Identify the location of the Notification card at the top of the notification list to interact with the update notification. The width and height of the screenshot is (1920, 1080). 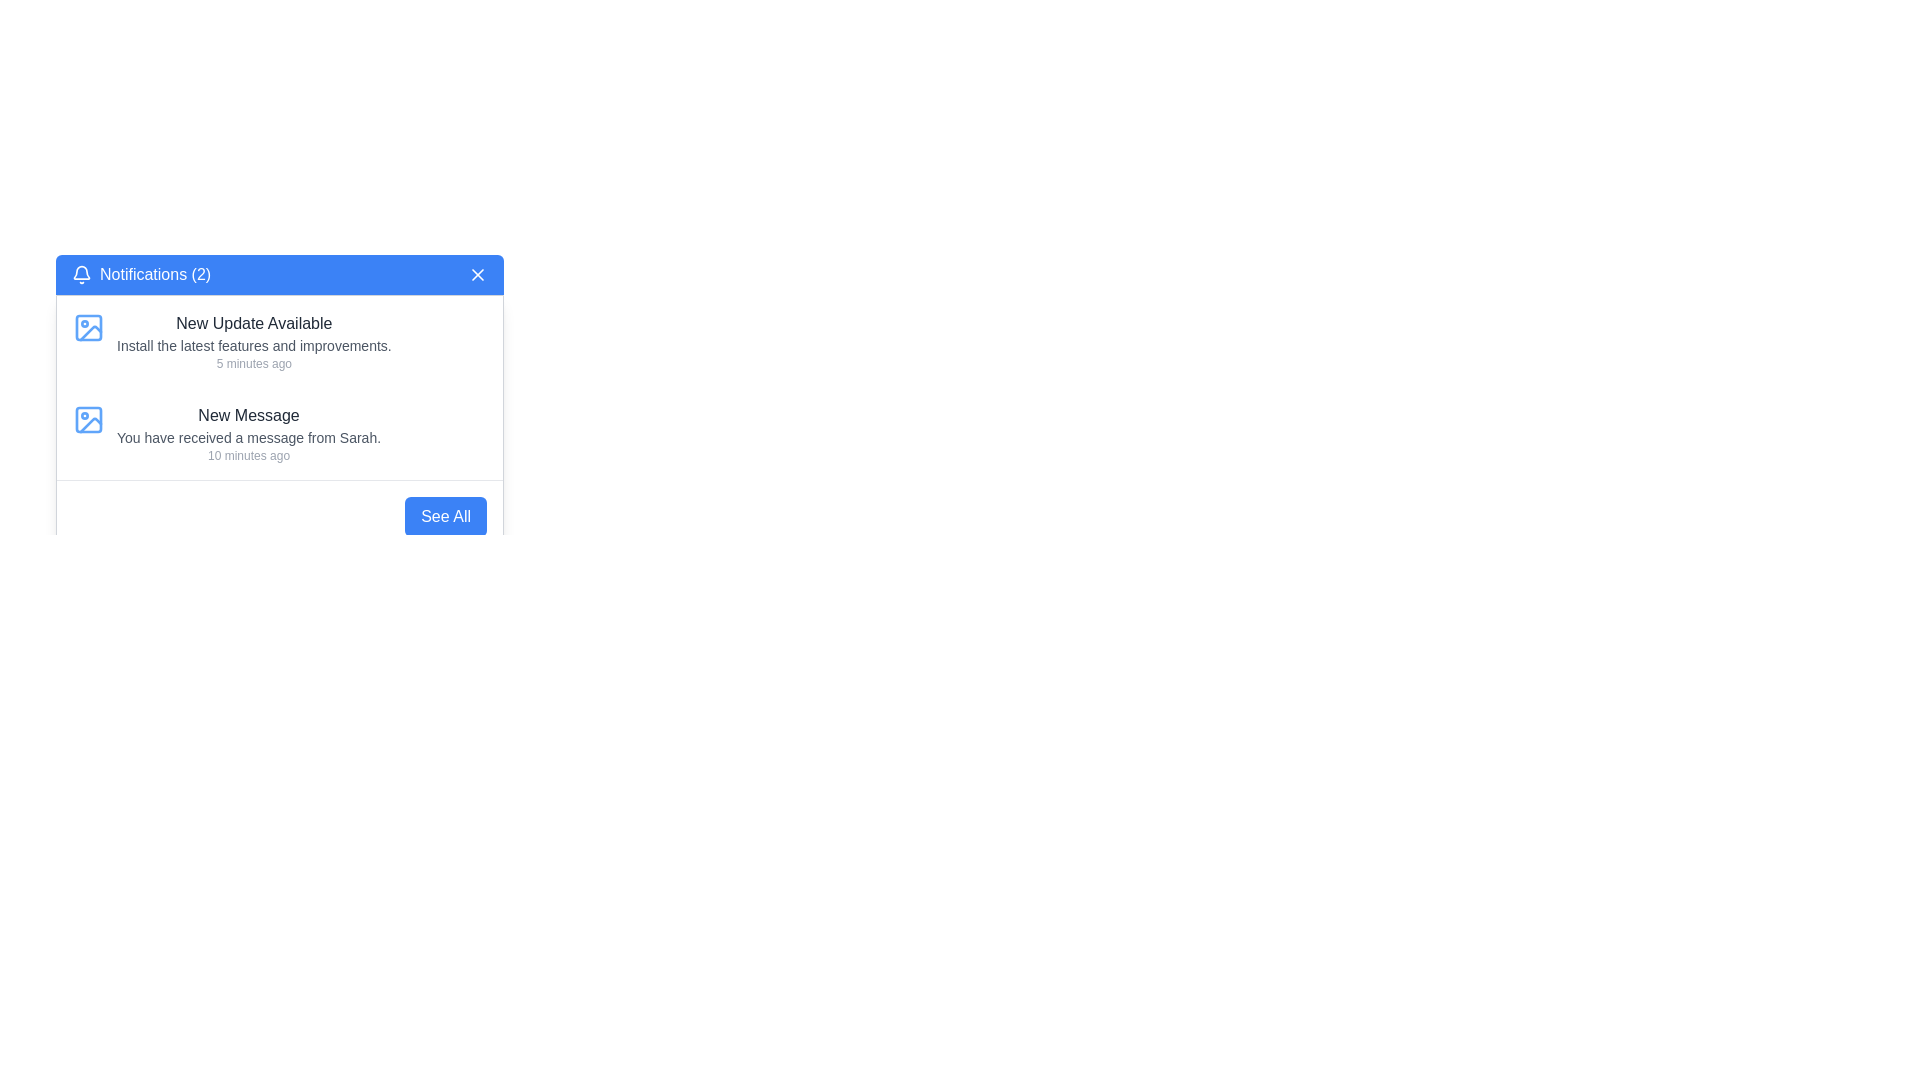
(278, 341).